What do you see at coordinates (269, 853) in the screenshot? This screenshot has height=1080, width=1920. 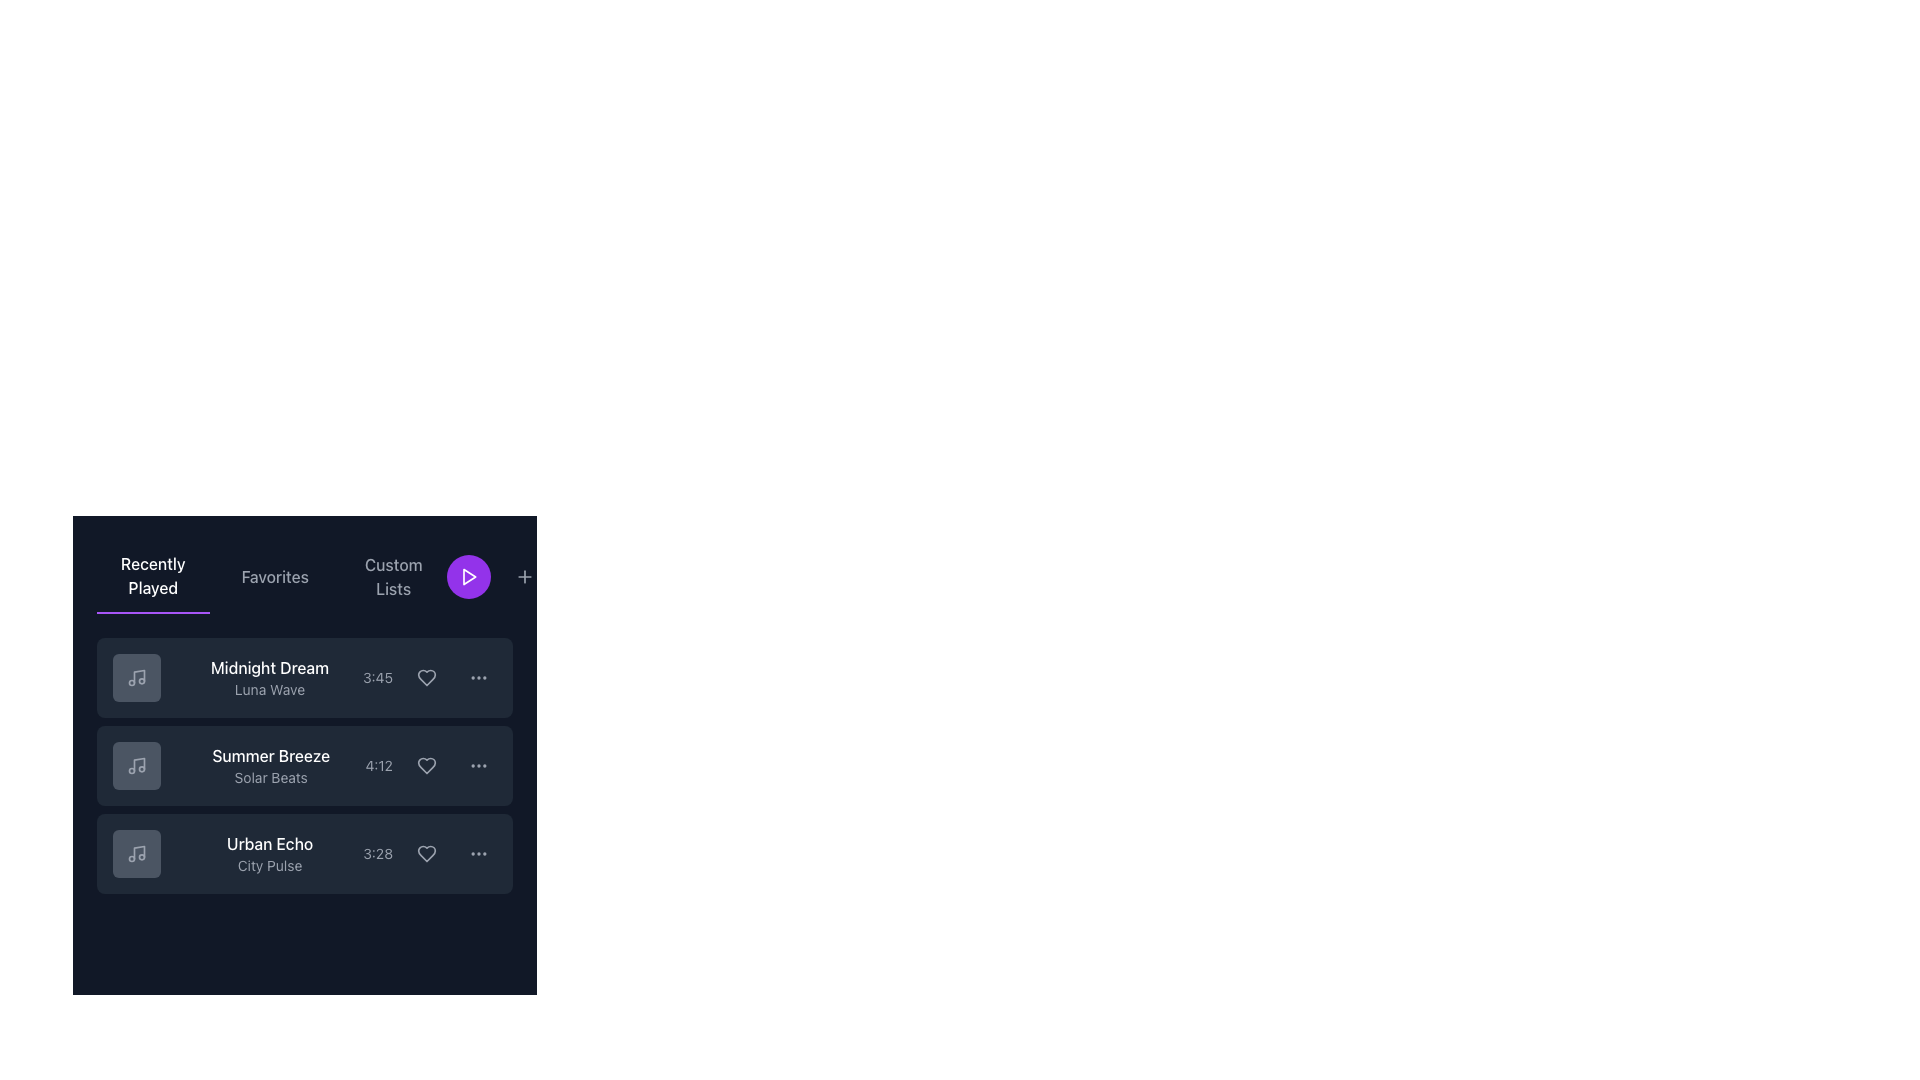 I see `the text block displaying 'Urban Echo' and 'City Pulse', which is the third item in a vertically stacked list` at bounding box center [269, 853].